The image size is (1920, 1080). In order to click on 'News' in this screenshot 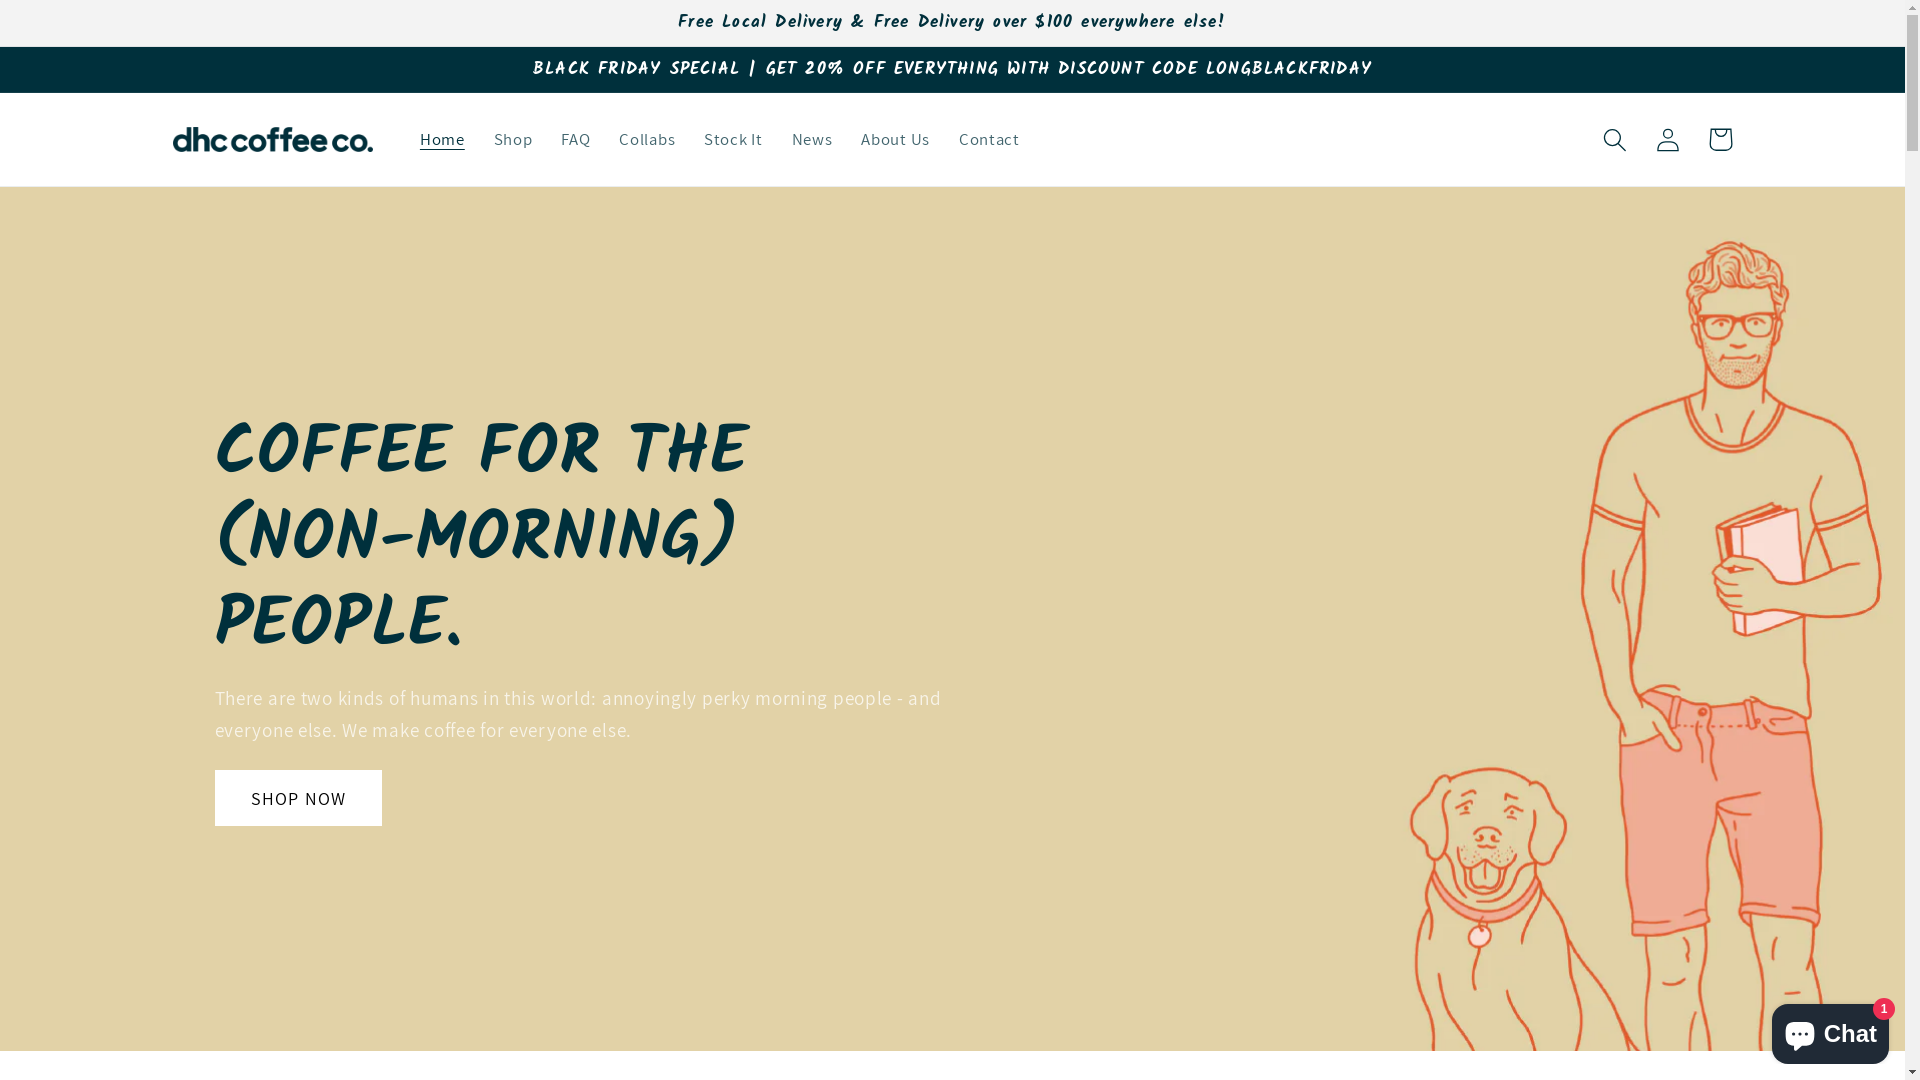, I will do `click(811, 138)`.